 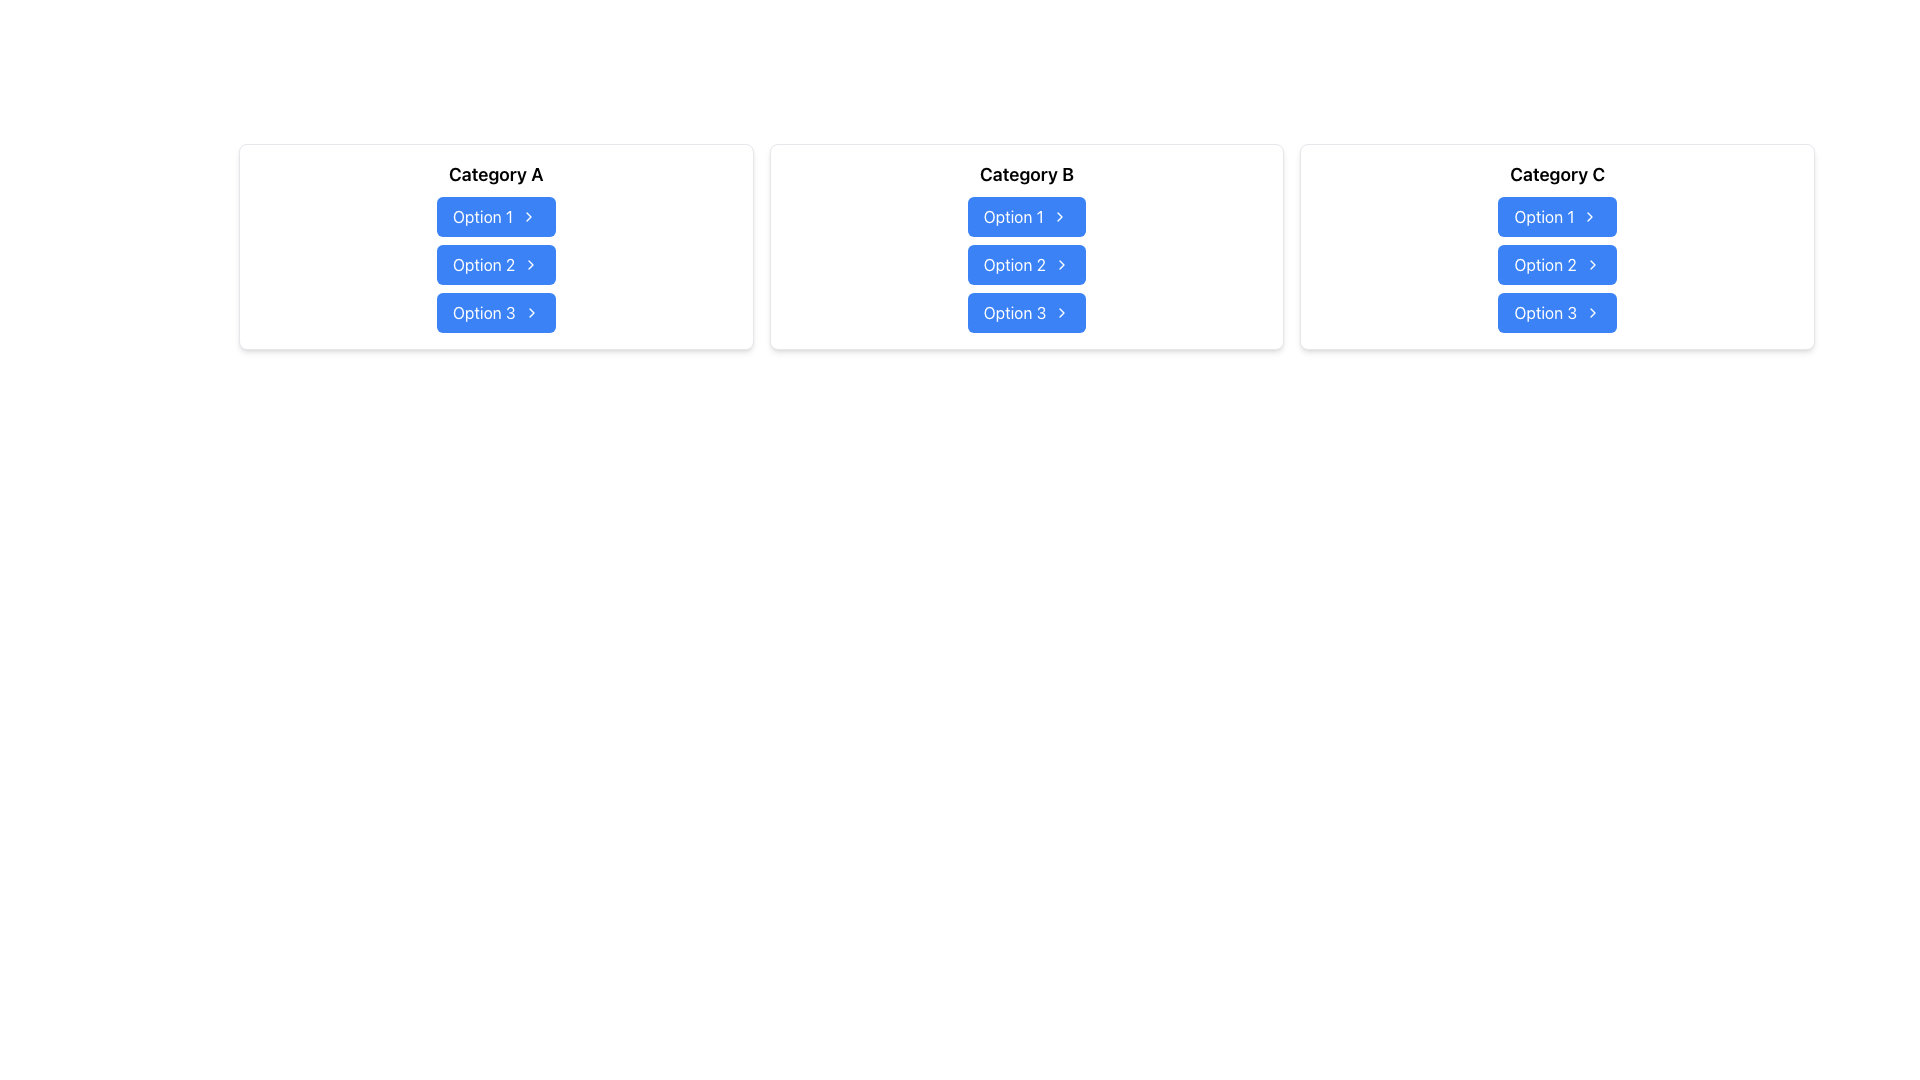 I want to click on the 'Option 3' button located at the bottom of the 'Category C' grouping, so click(x=1556, y=312).